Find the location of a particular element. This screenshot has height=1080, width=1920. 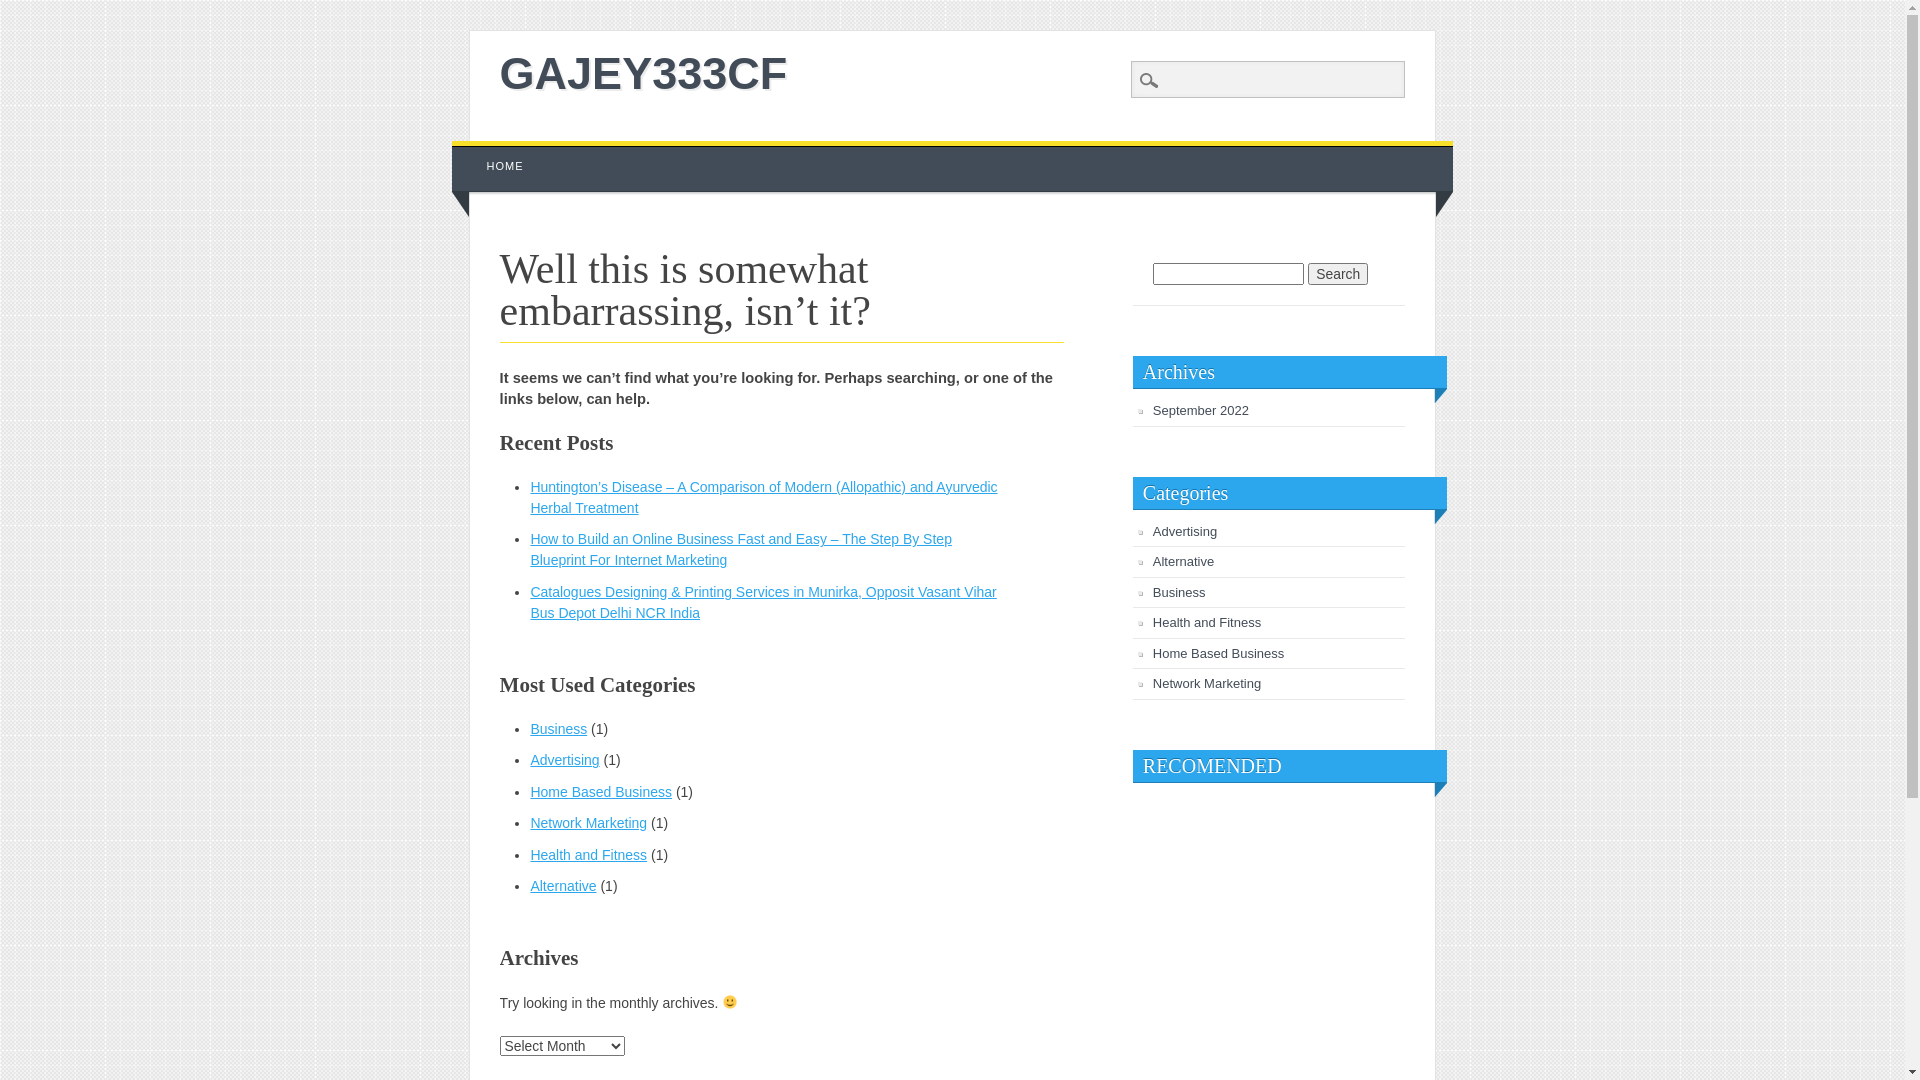

'September 2022' is located at coordinates (1200, 409).